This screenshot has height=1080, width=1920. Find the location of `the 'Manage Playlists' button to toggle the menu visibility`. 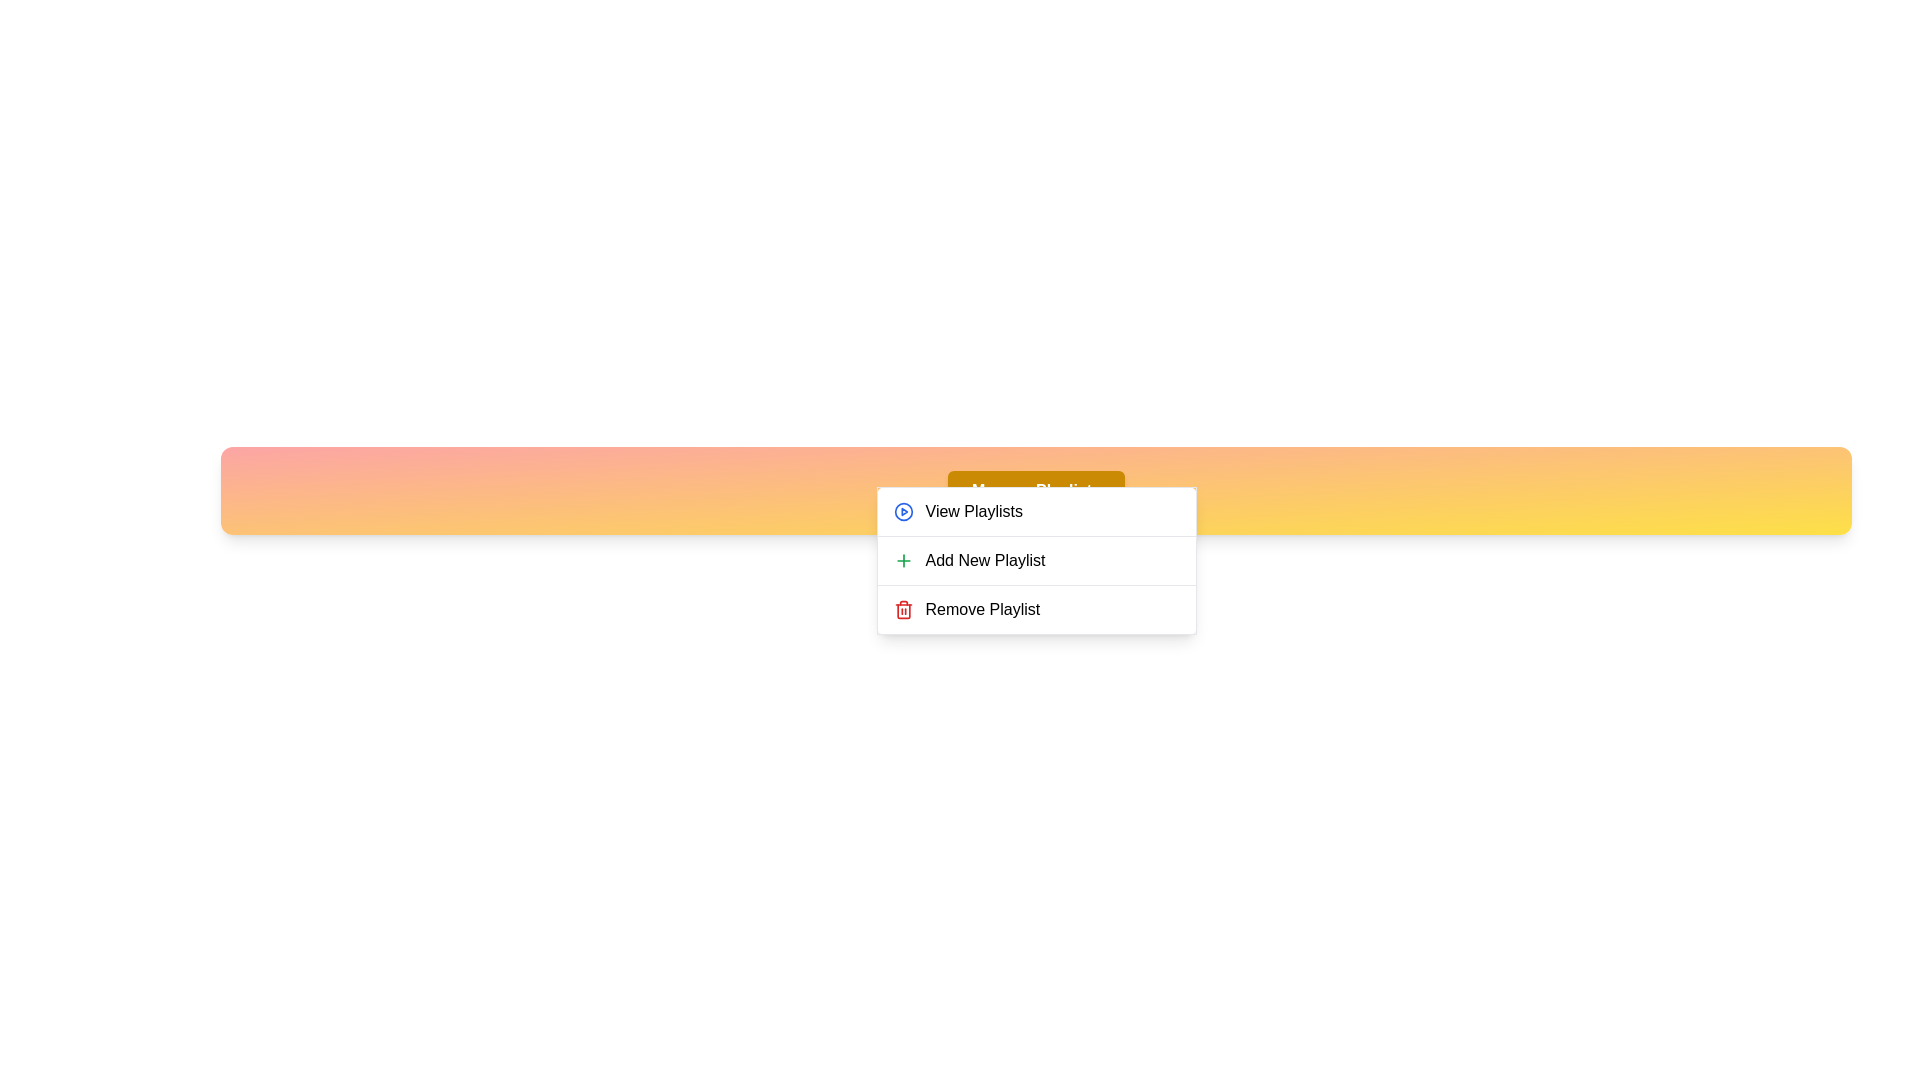

the 'Manage Playlists' button to toggle the menu visibility is located at coordinates (1036, 490).